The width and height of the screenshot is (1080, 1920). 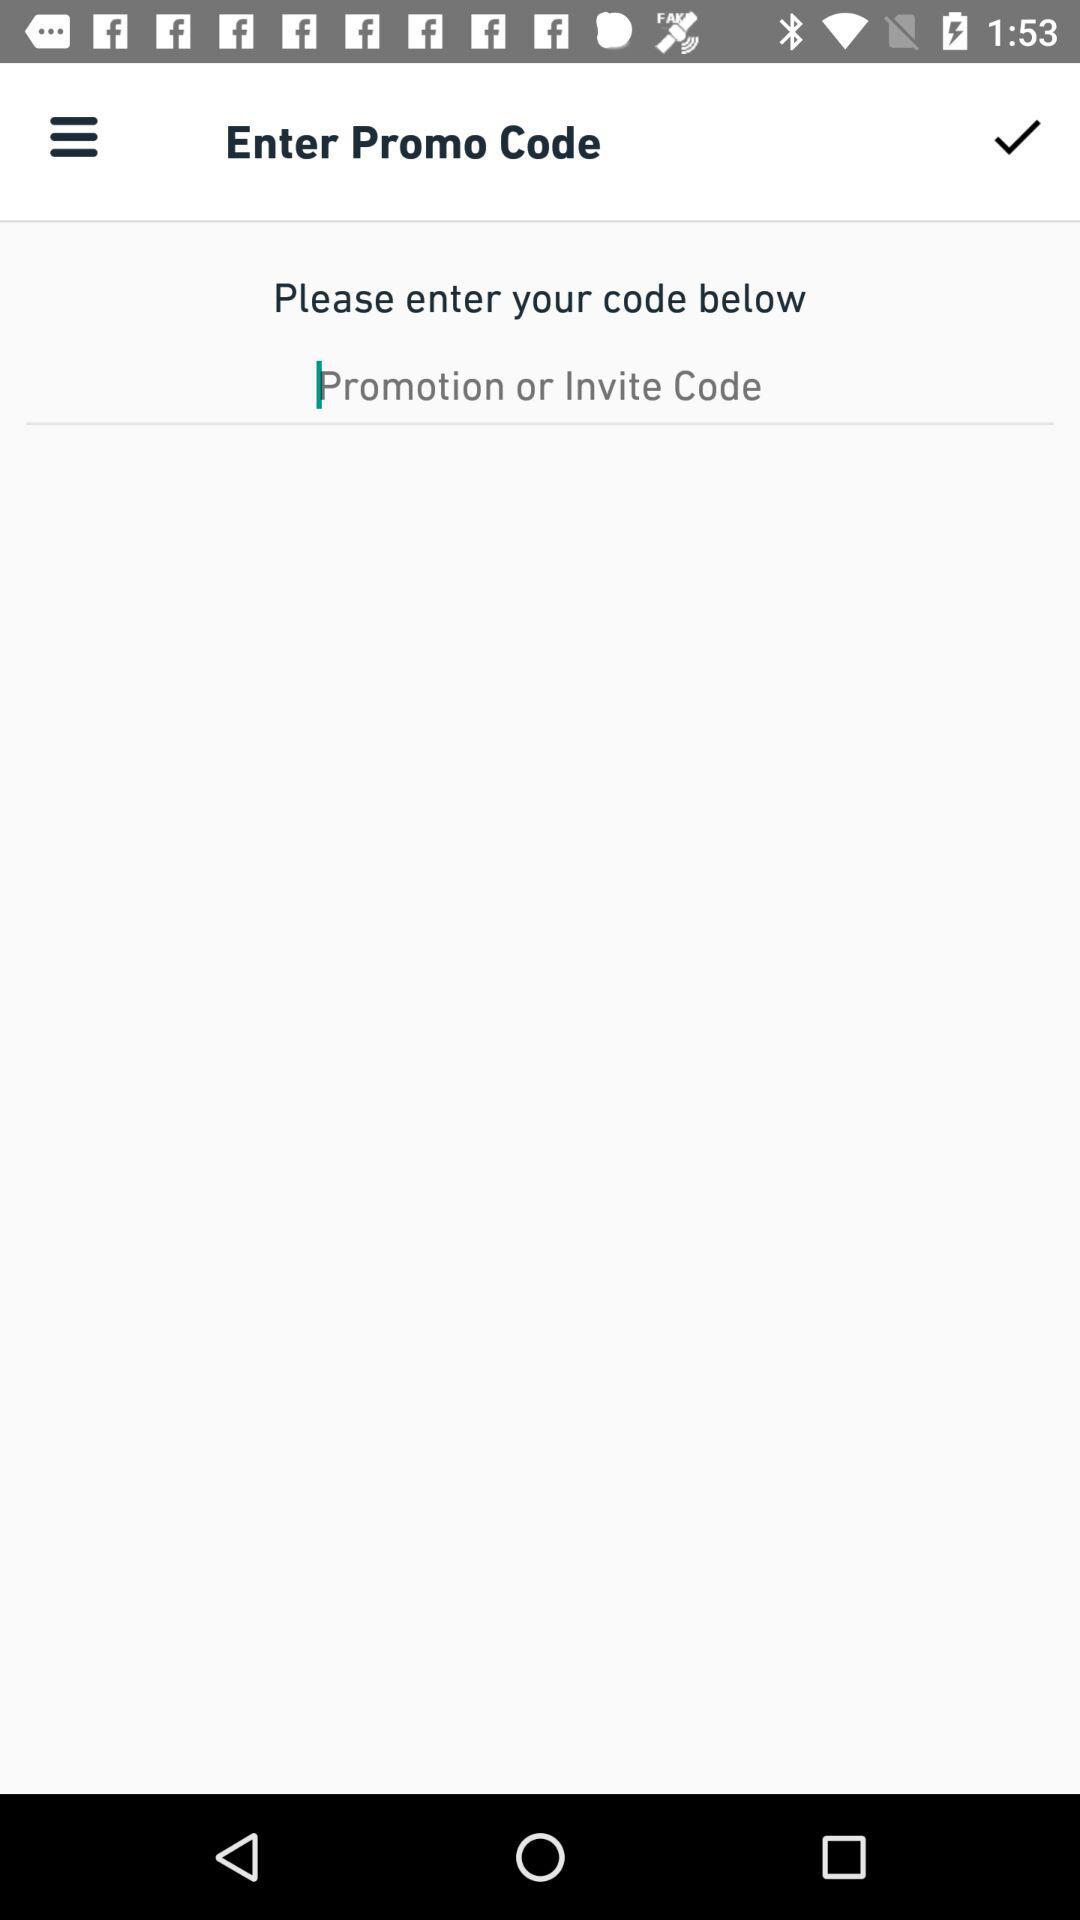 What do you see at coordinates (72, 135) in the screenshot?
I see `icon at the top left corner` at bounding box center [72, 135].